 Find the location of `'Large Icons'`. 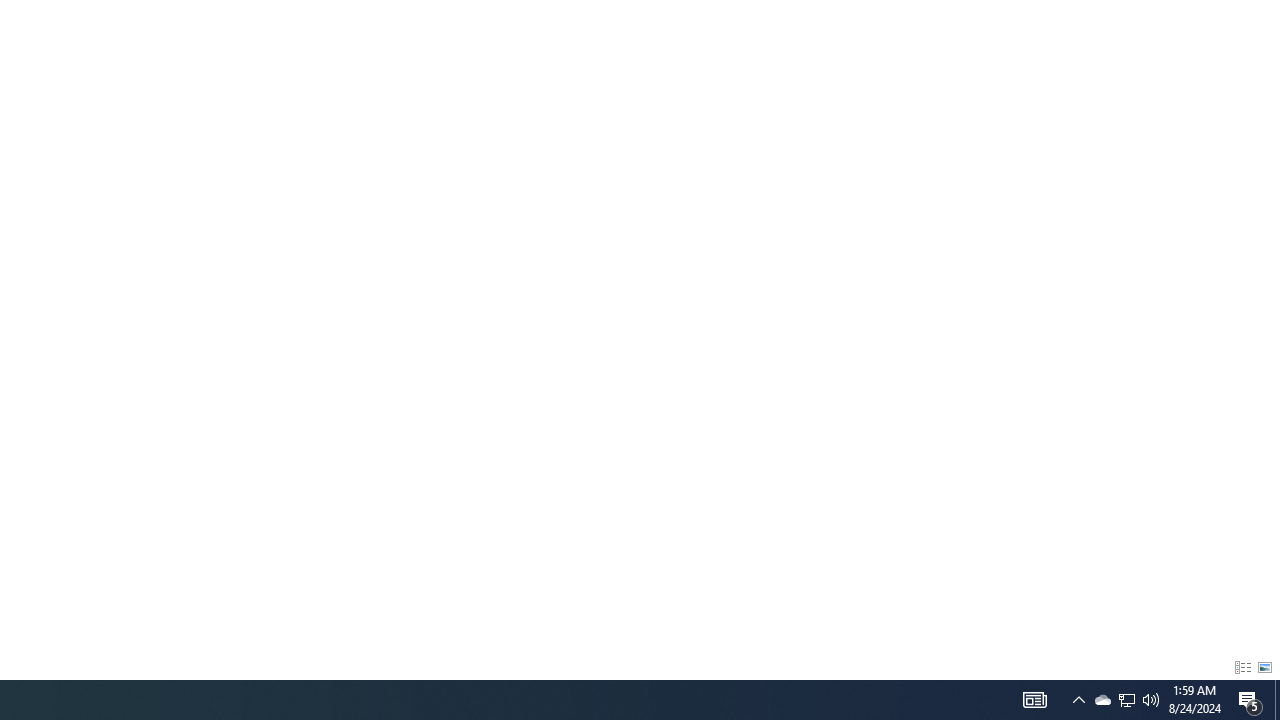

'Large Icons' is located at coordinates (1264, 668).